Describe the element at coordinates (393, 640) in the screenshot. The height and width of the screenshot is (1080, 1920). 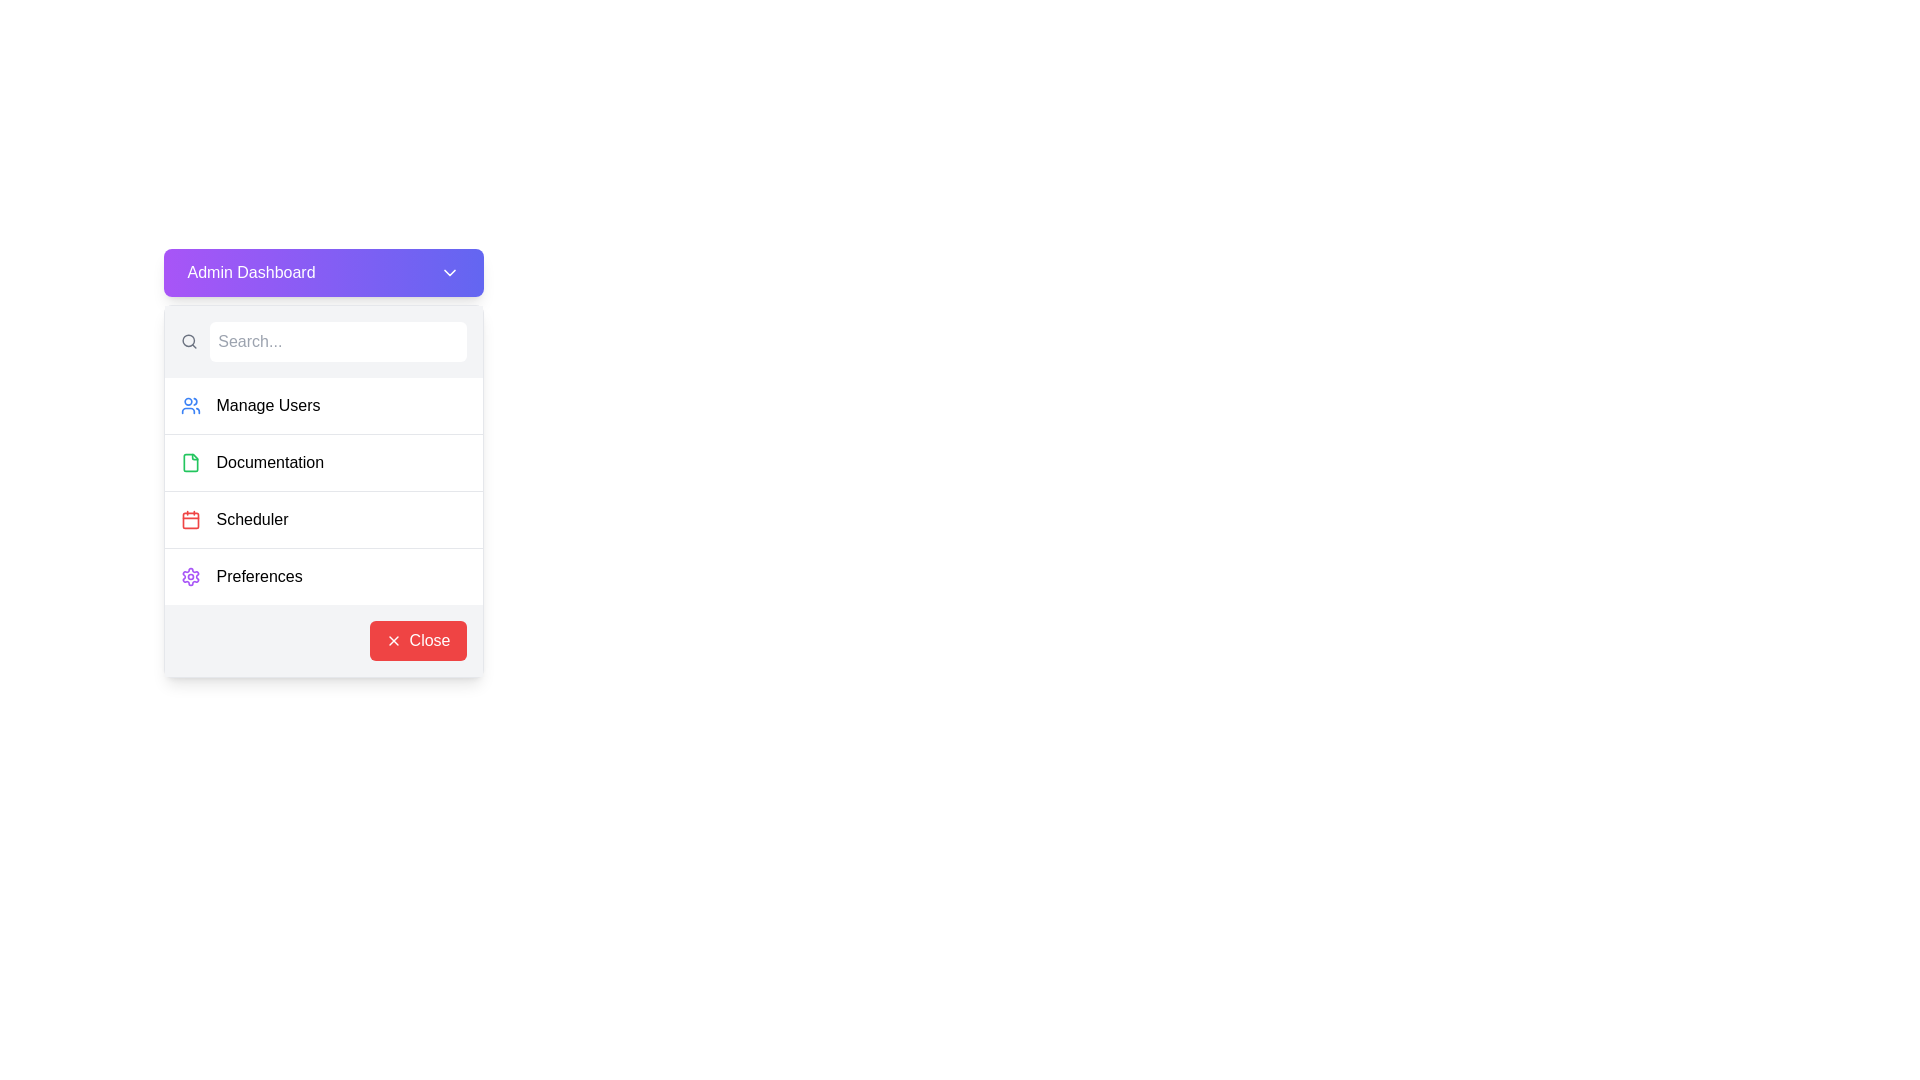
I see `the 'close' icon located inside the red button at the bottom right corner of the popup menu, adjacent to the text 'Close'` at that location.